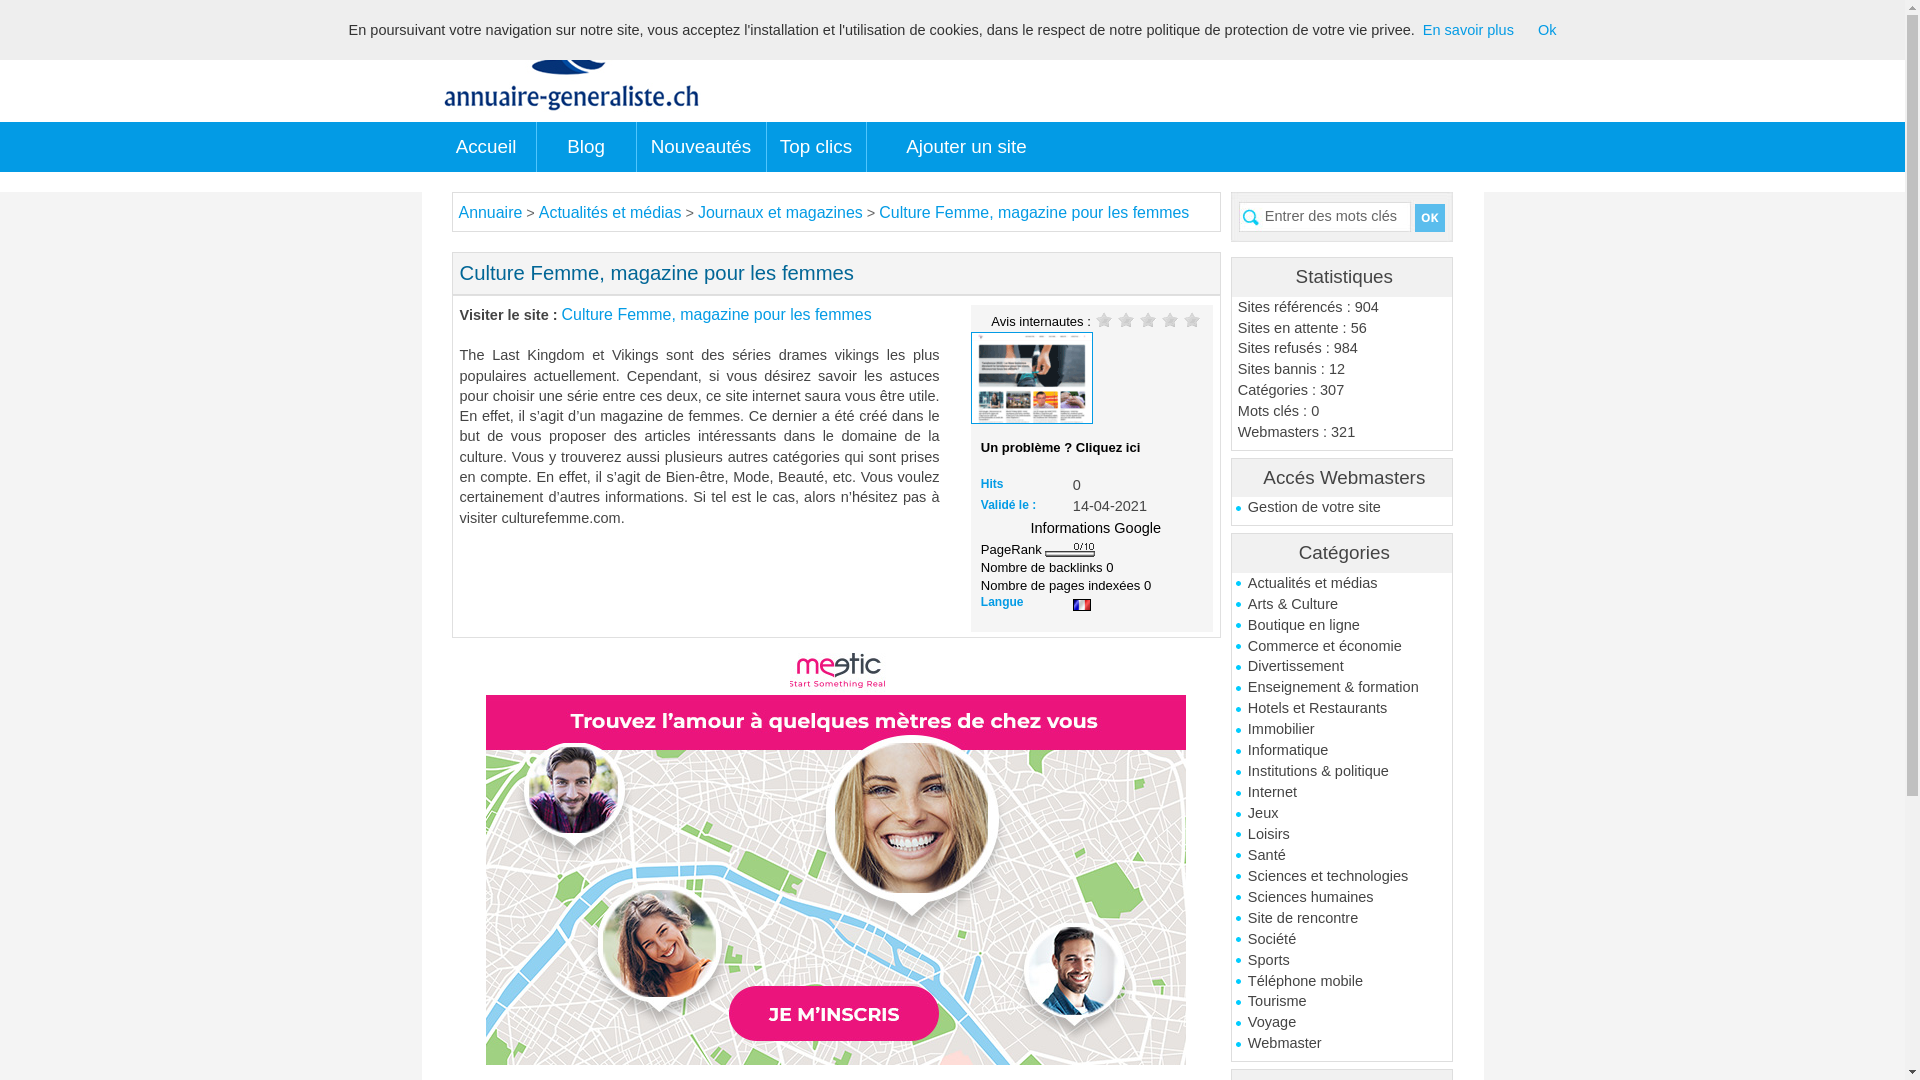 The width and height of the screenshot is (1920, 1080). Describe the element at coordinates (1342, 1001) in the screenshot. I see `'Tourisme'` at that location.